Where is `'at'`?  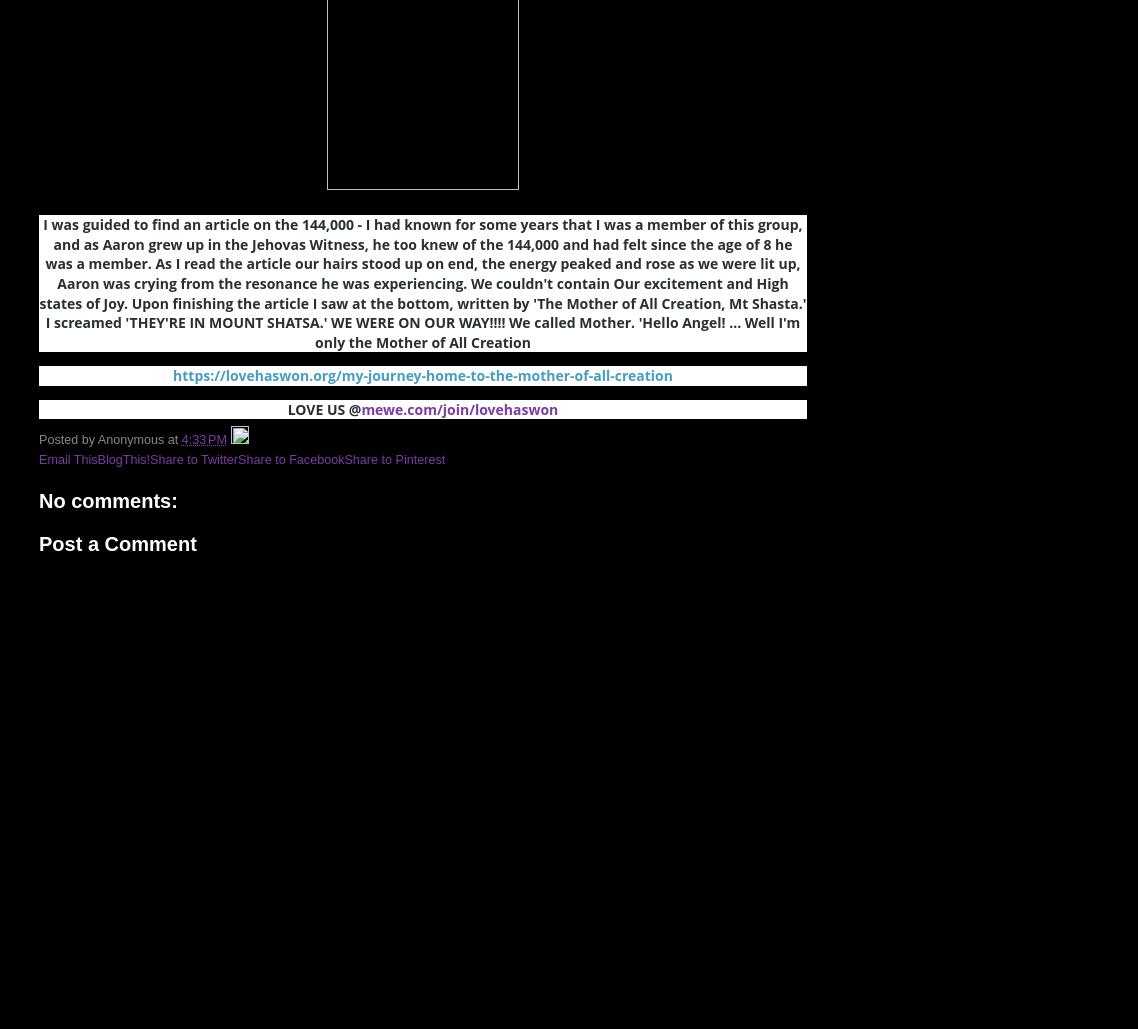 'at' is located at coordinates (166, 437).